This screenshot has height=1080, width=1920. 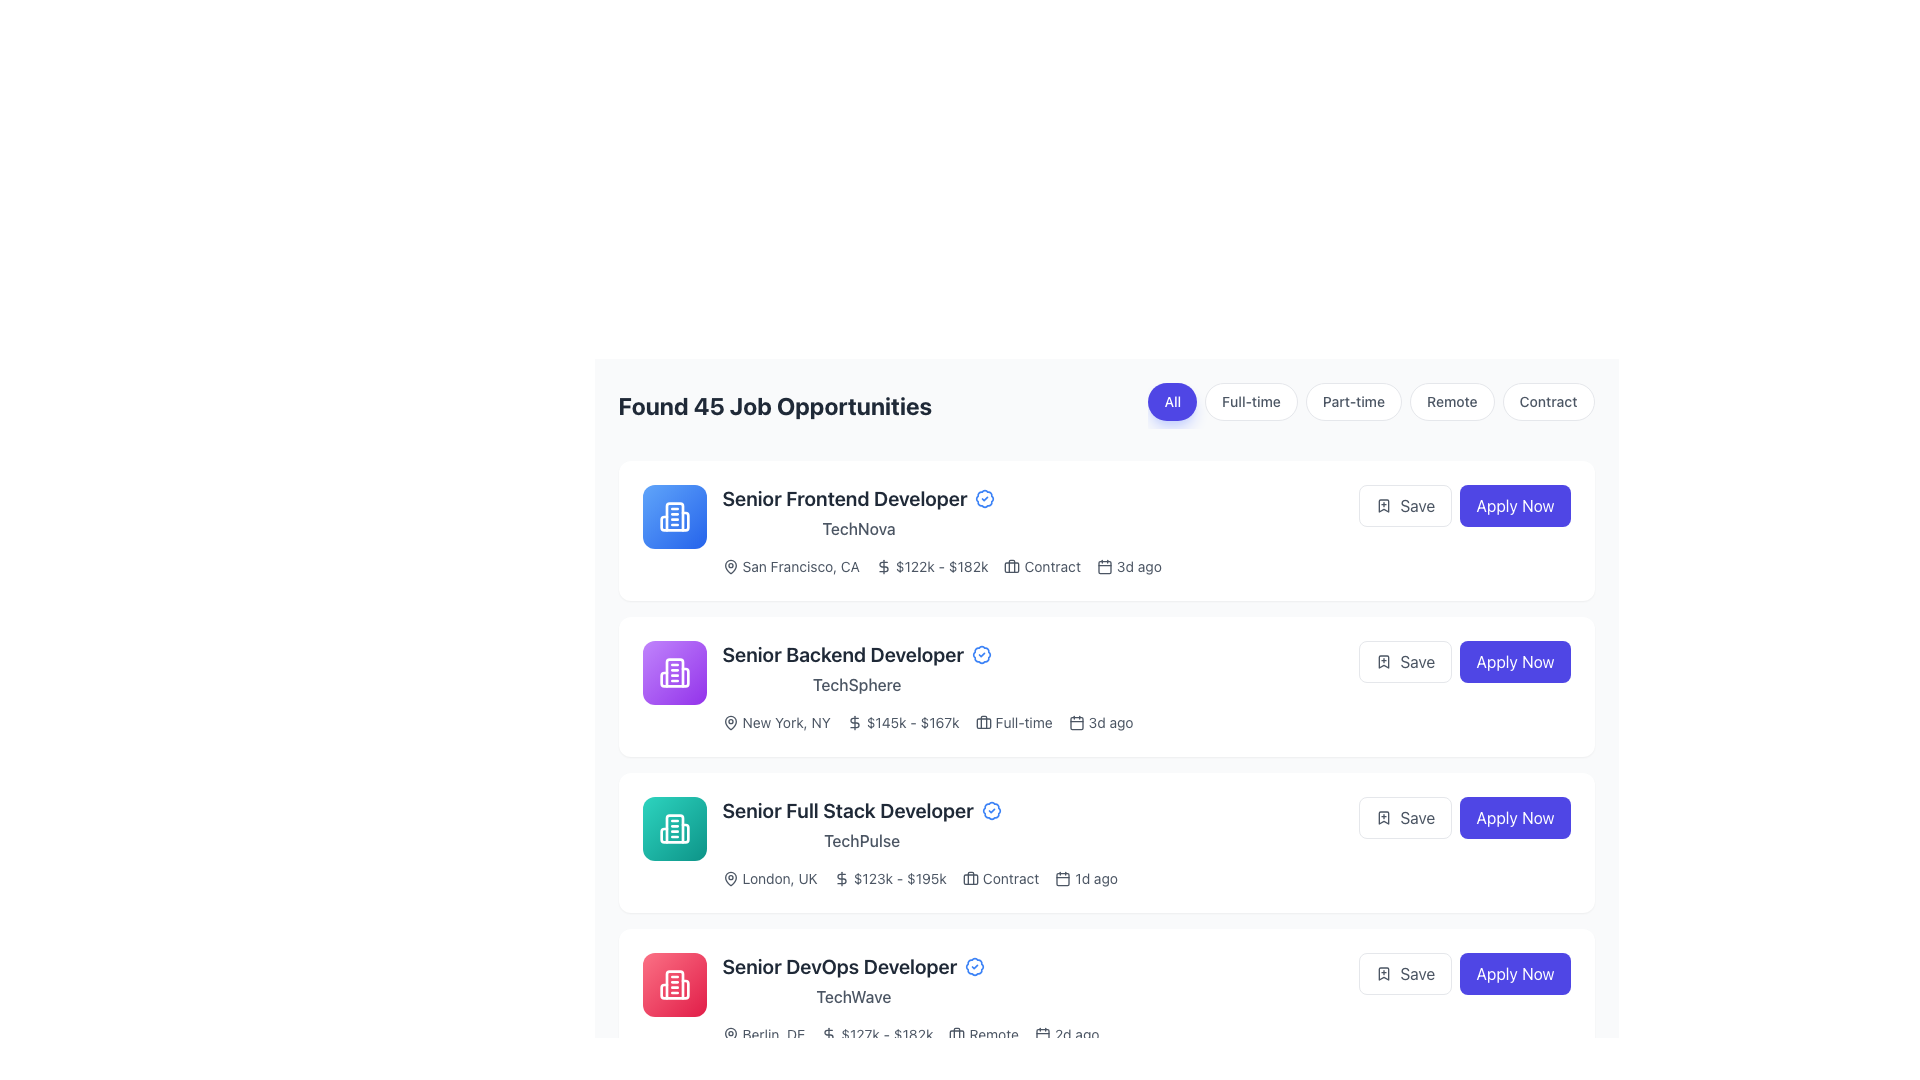 What do you see at coordinates (1041, 1035) in the screenshot?
I see `the calendar icon, which is part of an SVG used to indicate dates in a job posting, located near the Apply Now button and job metadata` at bounding box center [1041, 1035].